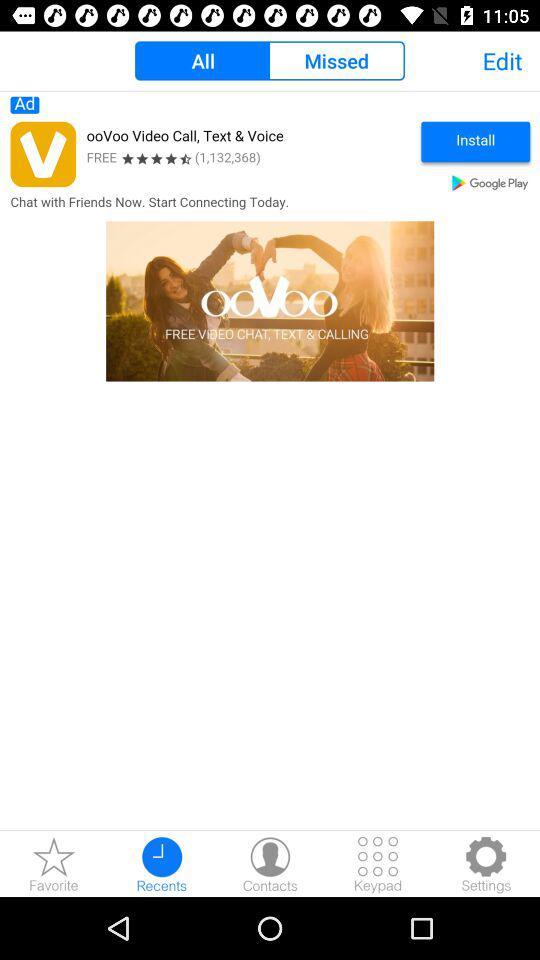  What do you see at coordinates (485, 863) in the screenshot?
I see `setting button` at bounding box center [485, 863].